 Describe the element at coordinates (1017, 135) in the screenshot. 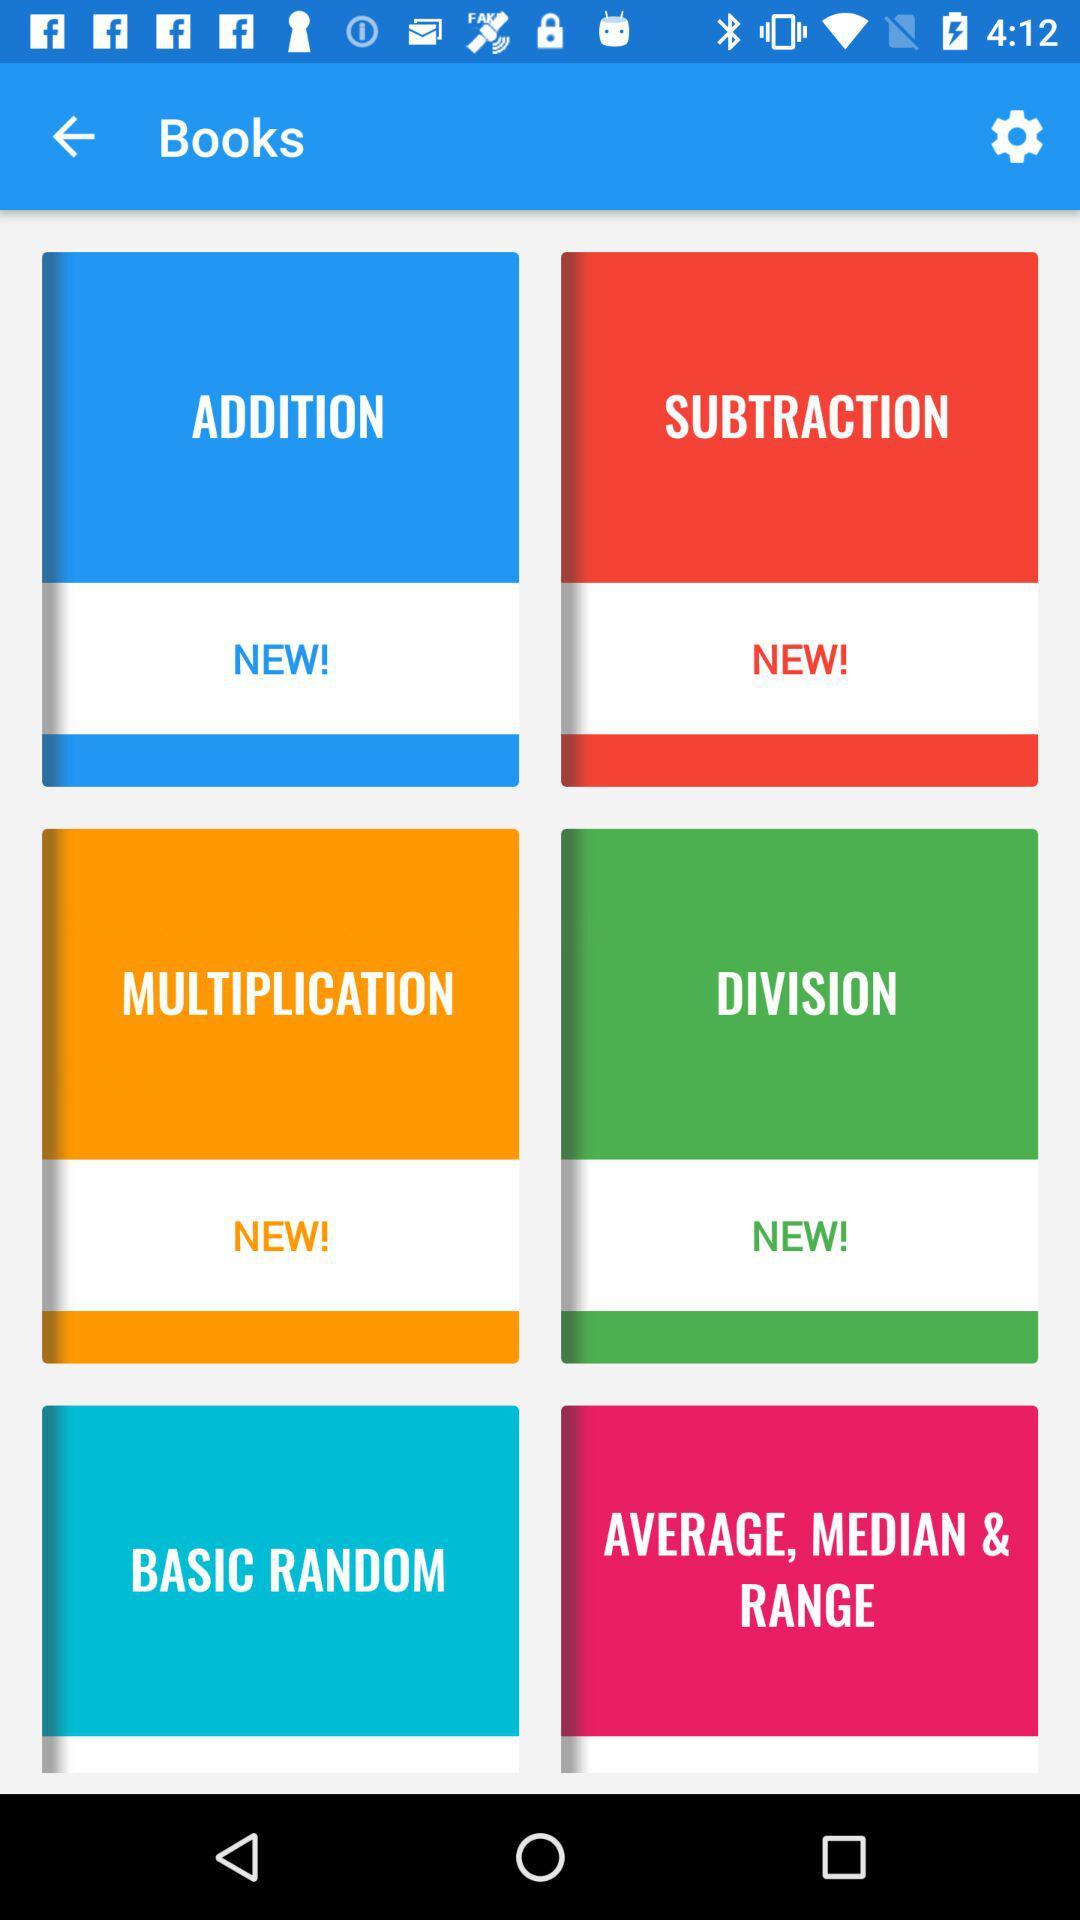

I see `icon next to books item` at that location.